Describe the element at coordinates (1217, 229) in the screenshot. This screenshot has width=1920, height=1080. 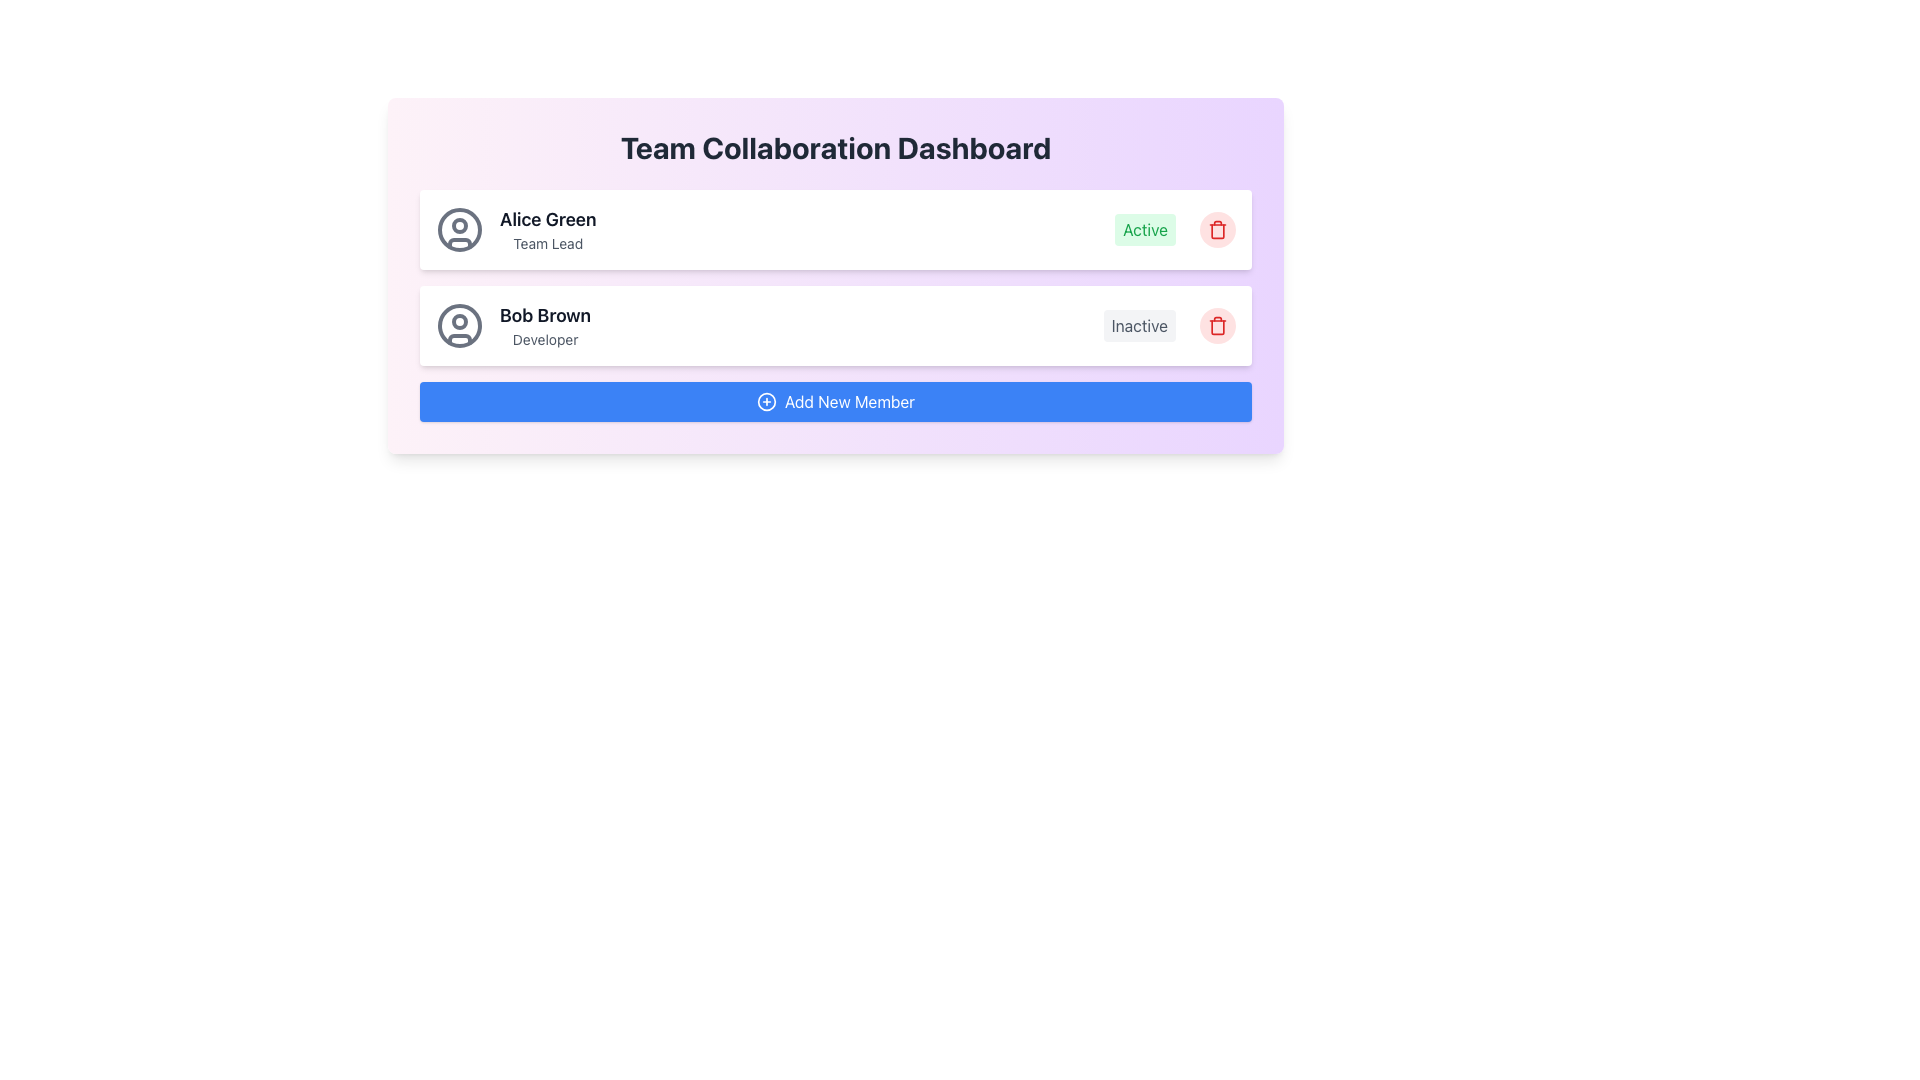
I see `the trash bin icon located at the far right side of the second row, corresponding to the member named 'Bob Brown', to initiate the delete action` at that location.